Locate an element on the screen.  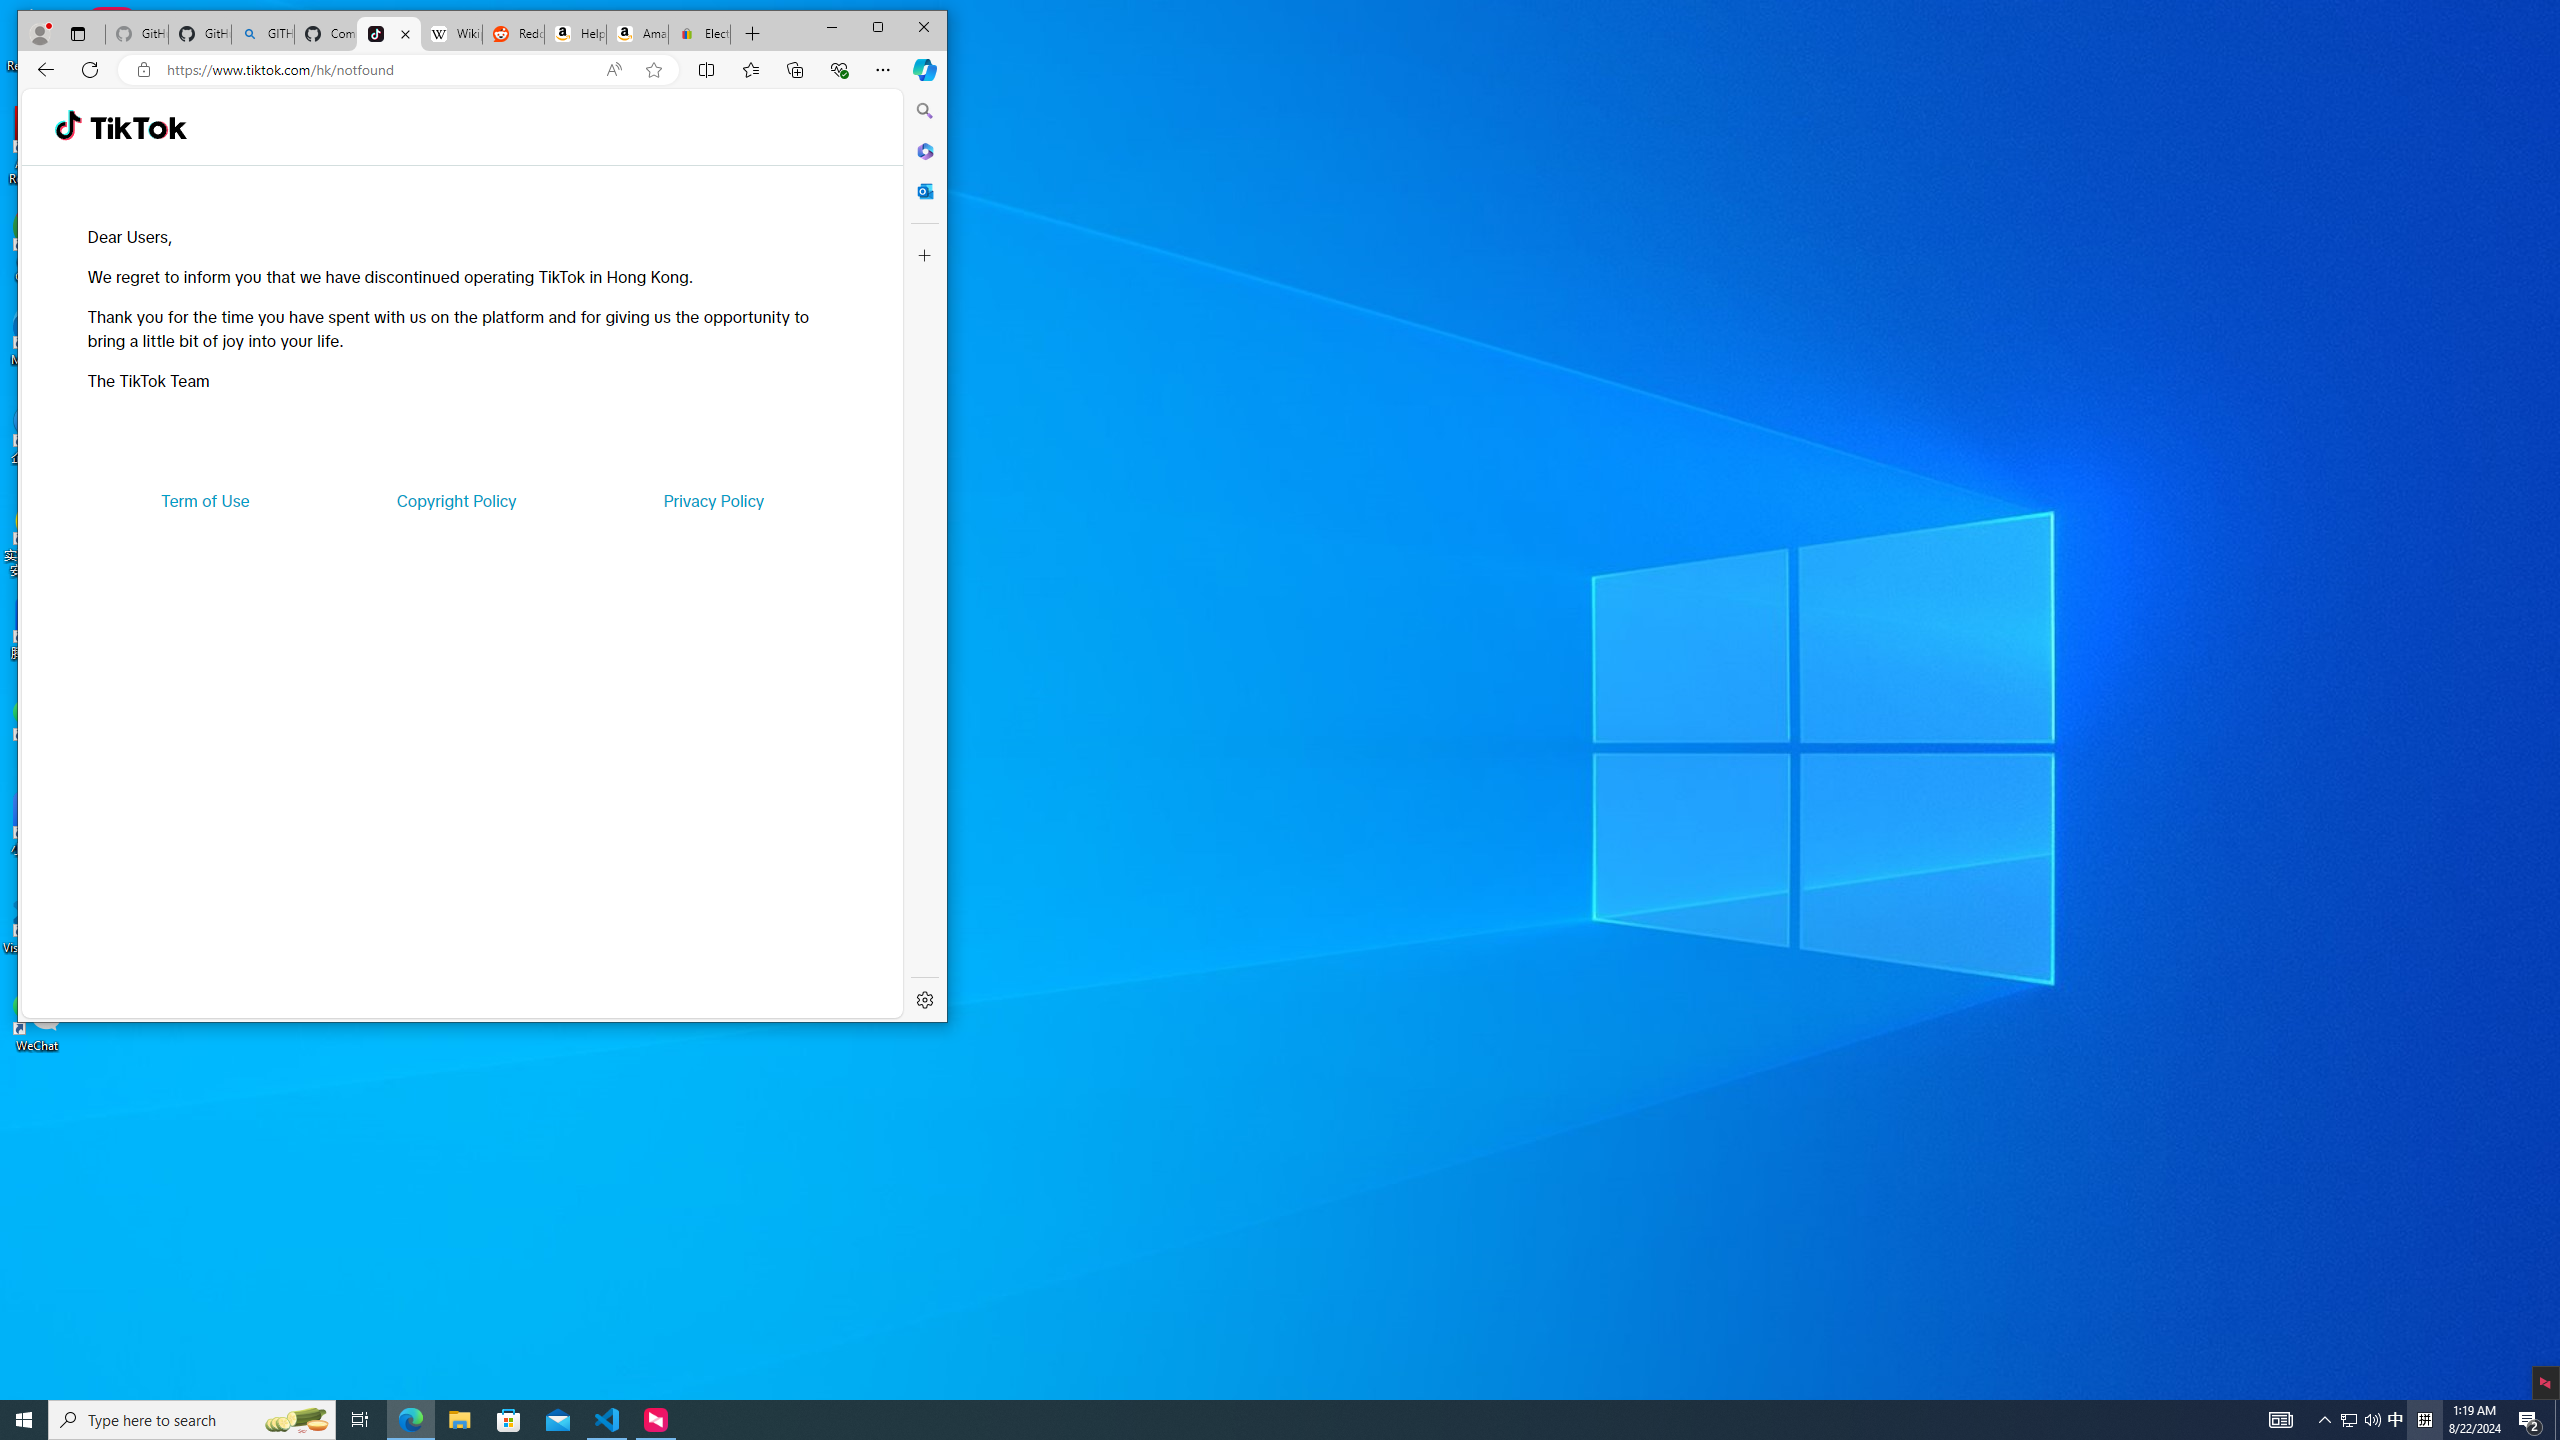
'User Promoted Notification Area' is located at coordinates (2396, 1418).